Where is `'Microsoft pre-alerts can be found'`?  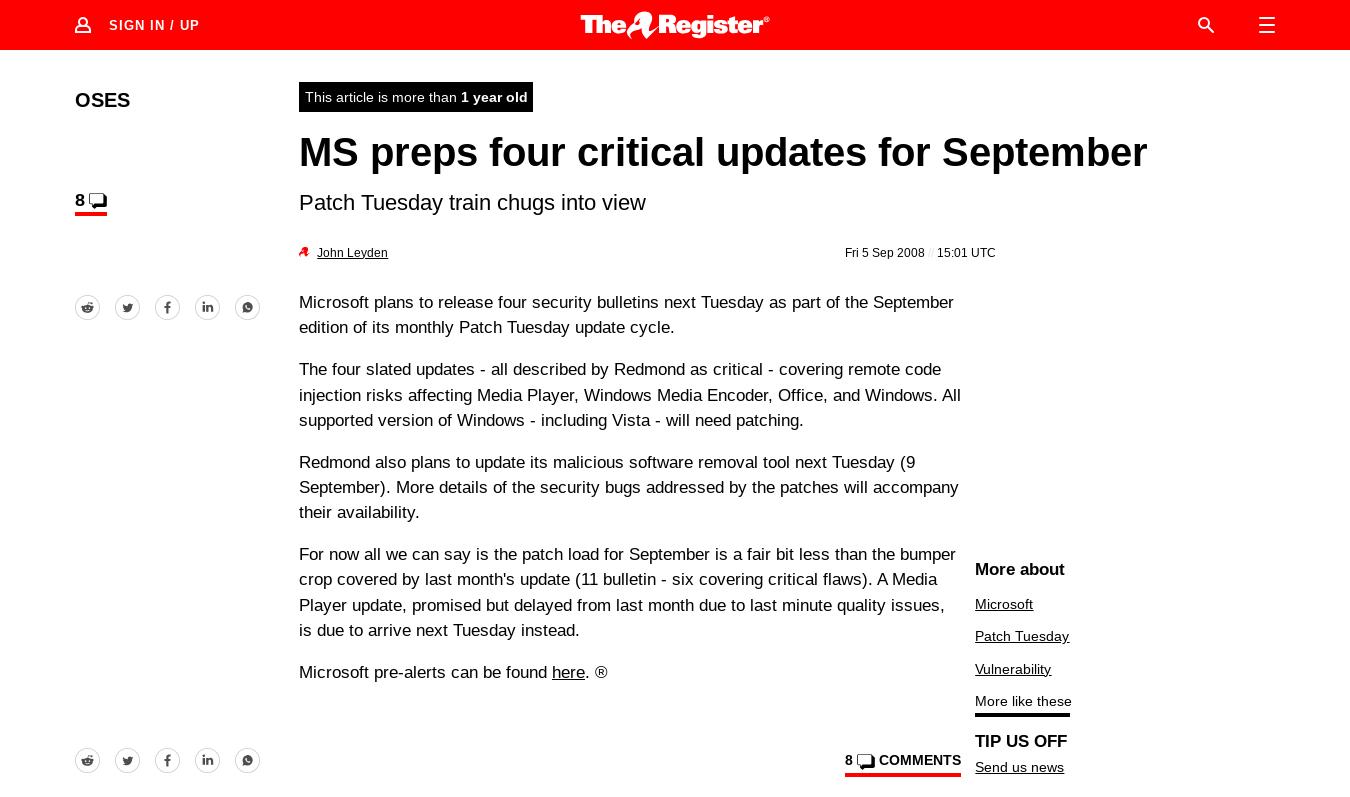 'Microsoft pre-alerts can be found' is located at coordinates (425, 671).